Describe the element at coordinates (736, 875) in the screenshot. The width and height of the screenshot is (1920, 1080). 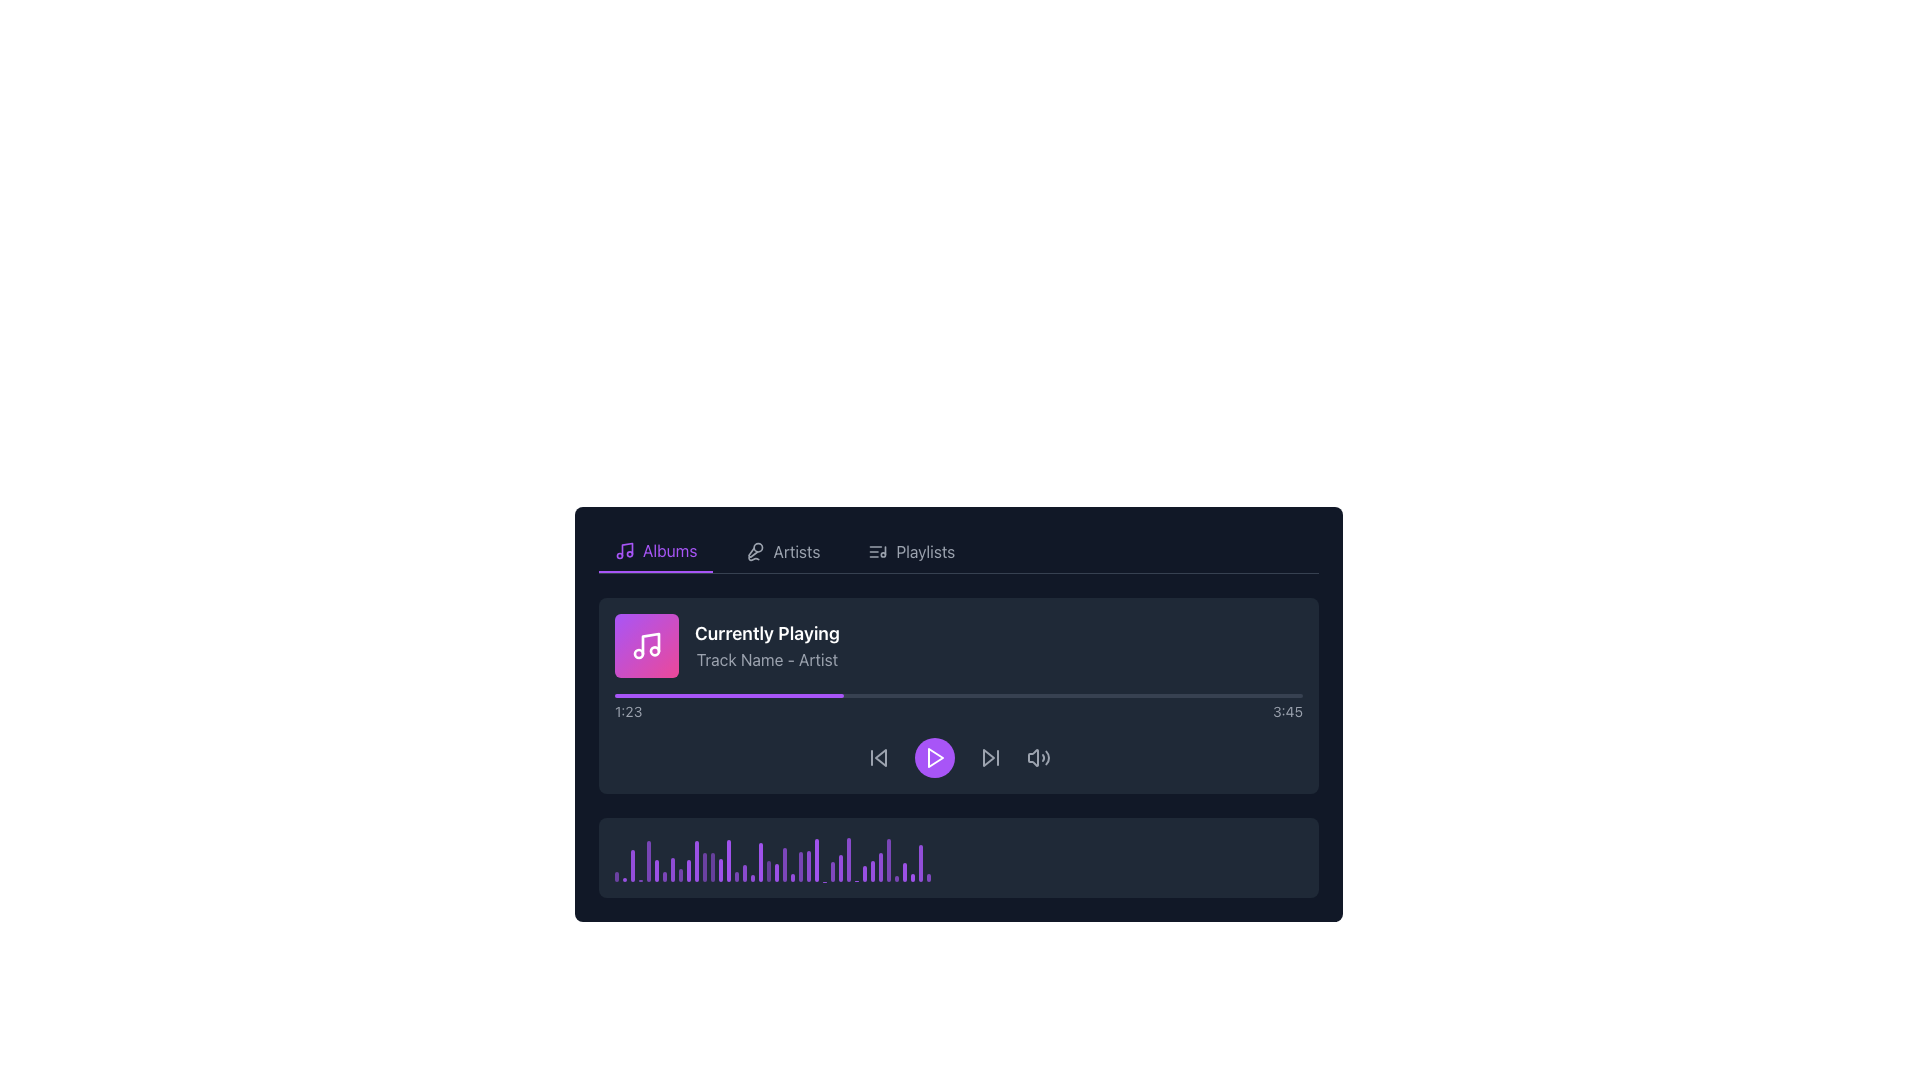
I see `the 16th vertical purple bar in the audio visualization graph at the bottom of the media player interface` at that location.